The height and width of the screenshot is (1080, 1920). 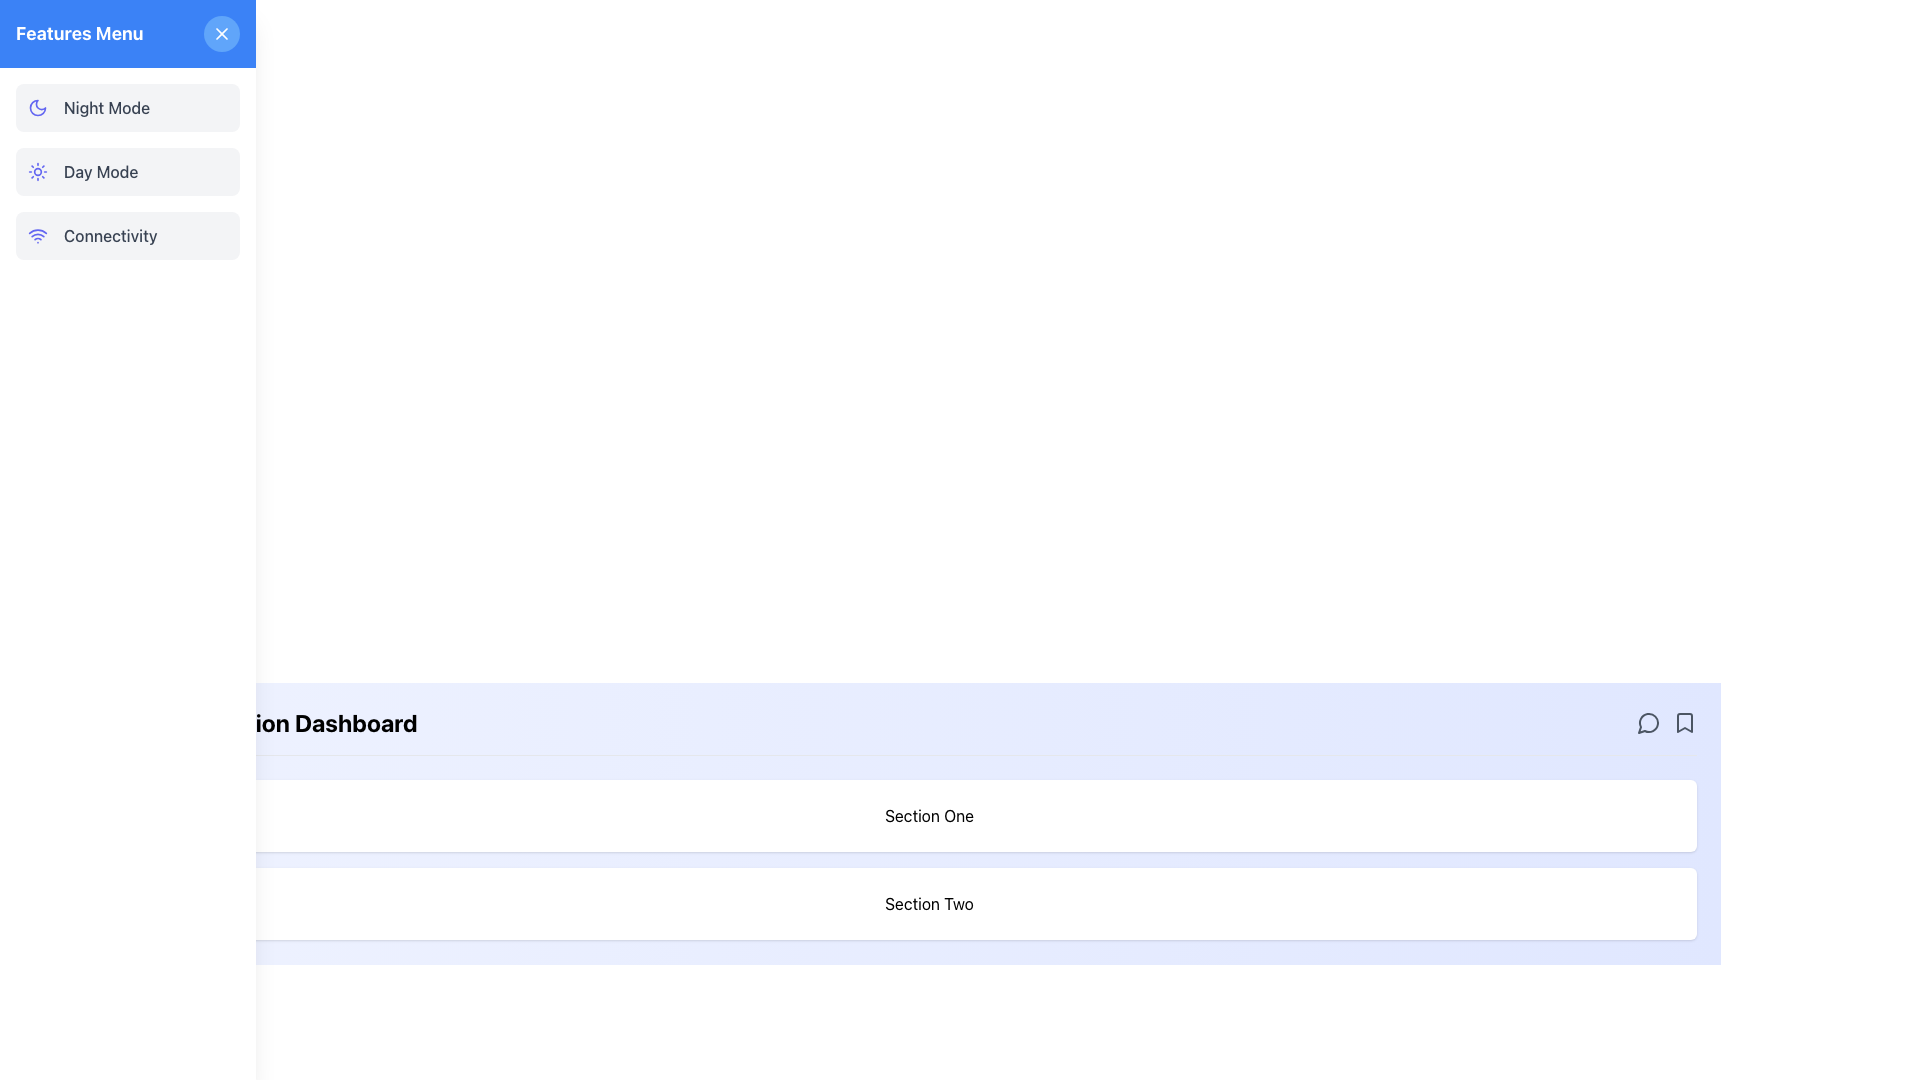 What do you see at coordinates (221, 34) in the screenshot?
I see `the close button, which is a small white 'X' icon in a blue circular background, located at the top-right corner of the 'Features Menu' header` at bounding box center [221, 34].